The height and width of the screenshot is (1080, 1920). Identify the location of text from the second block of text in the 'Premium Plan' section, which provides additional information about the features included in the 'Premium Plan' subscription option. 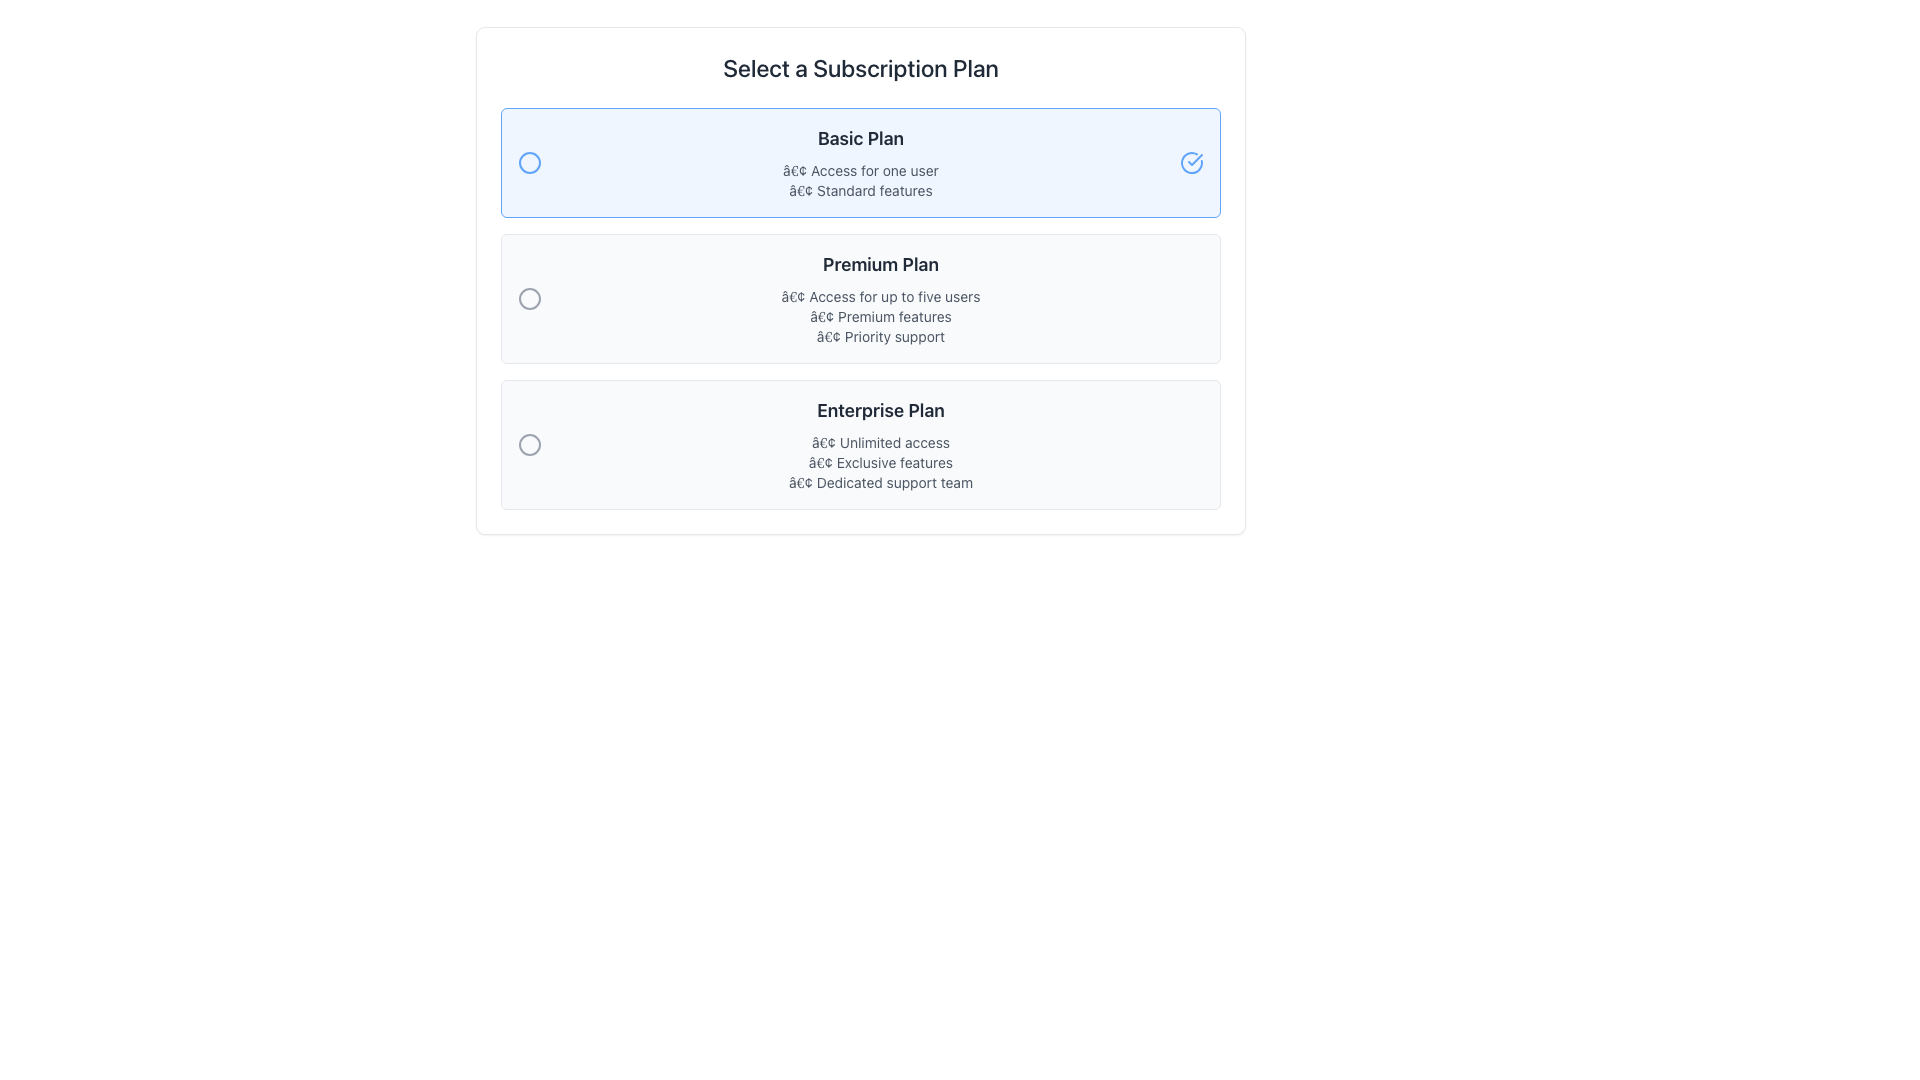
(880, 315).